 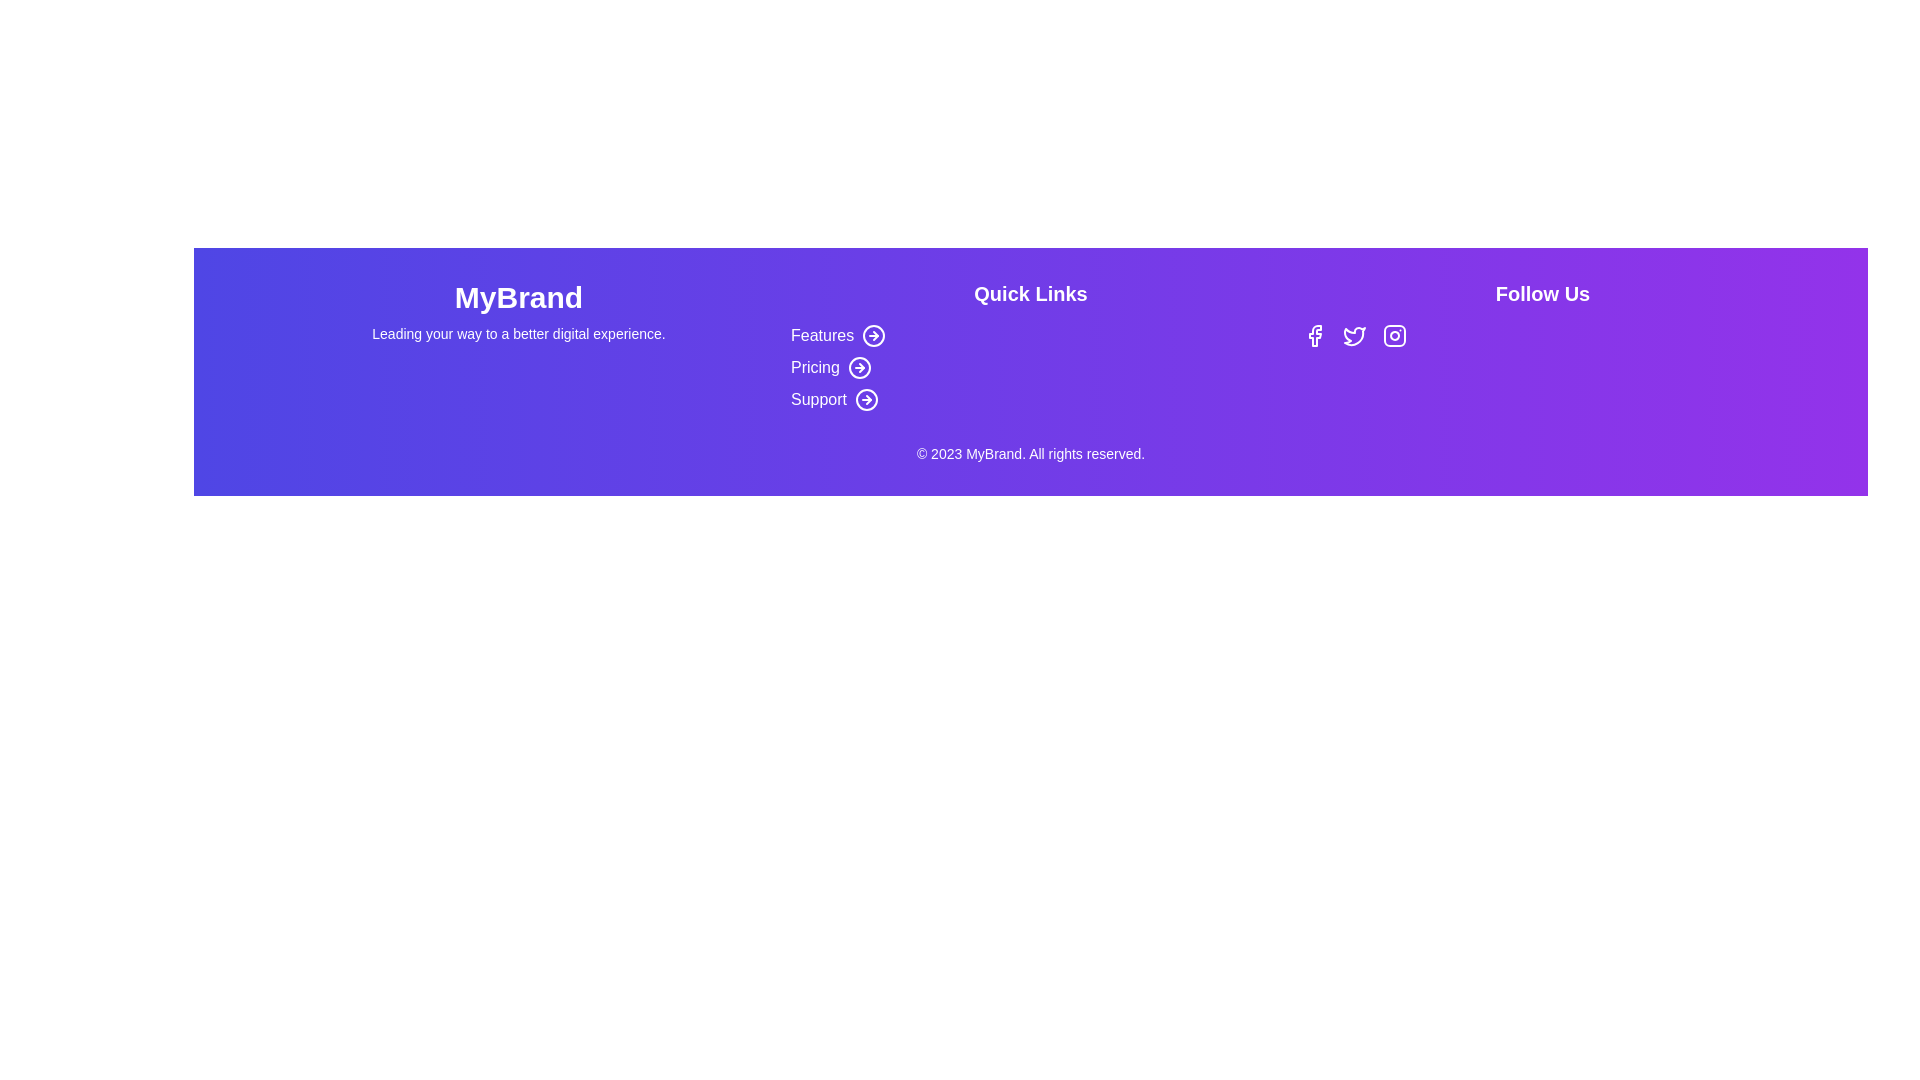 What do you see at coordinates (1315, 334) in the screenshot?
I see `the Facebook logo icon located in the 'Follow Us' section of the footer` at bounding box center [1315, 334].